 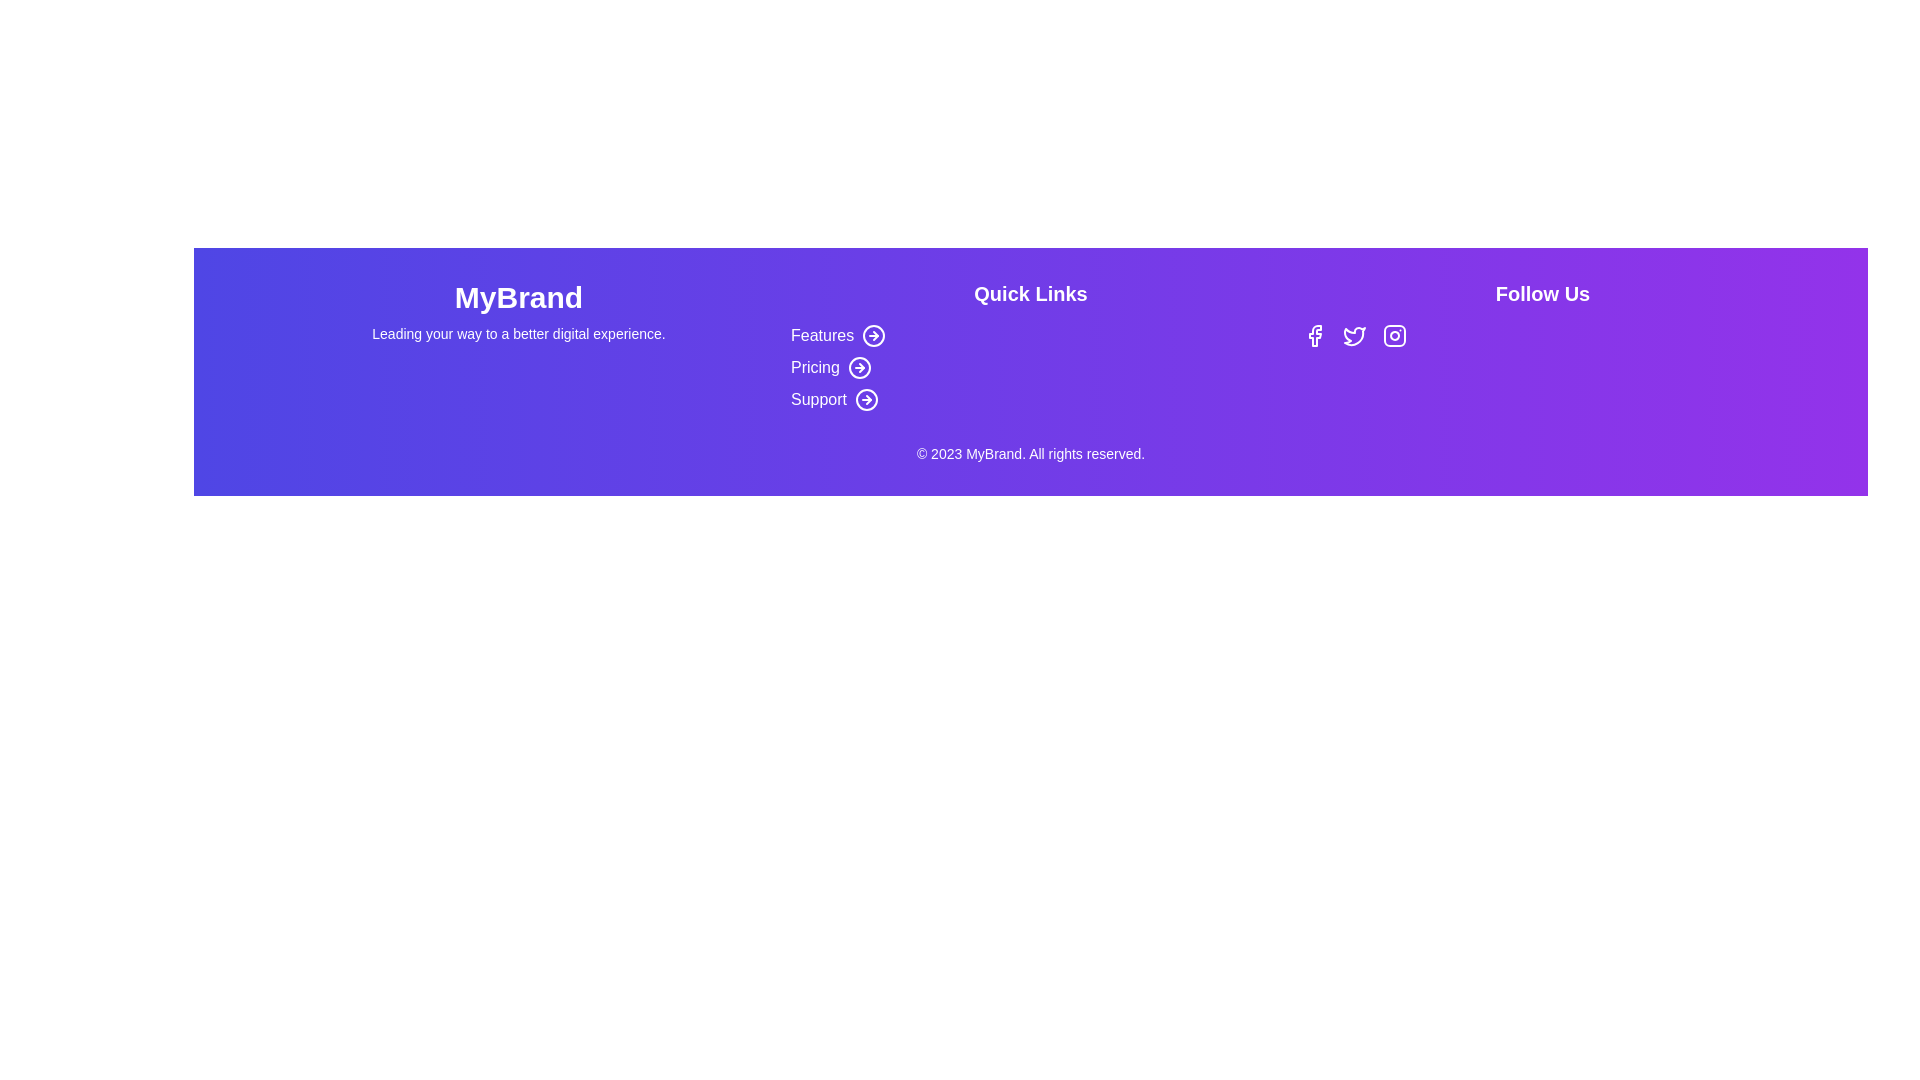 What do you see at coordinates (1315, 334) in the screenshot?
I see `the Facebook logo icon located in the 'Follow Us' section of the footer` at bounding box center [1315, 334].